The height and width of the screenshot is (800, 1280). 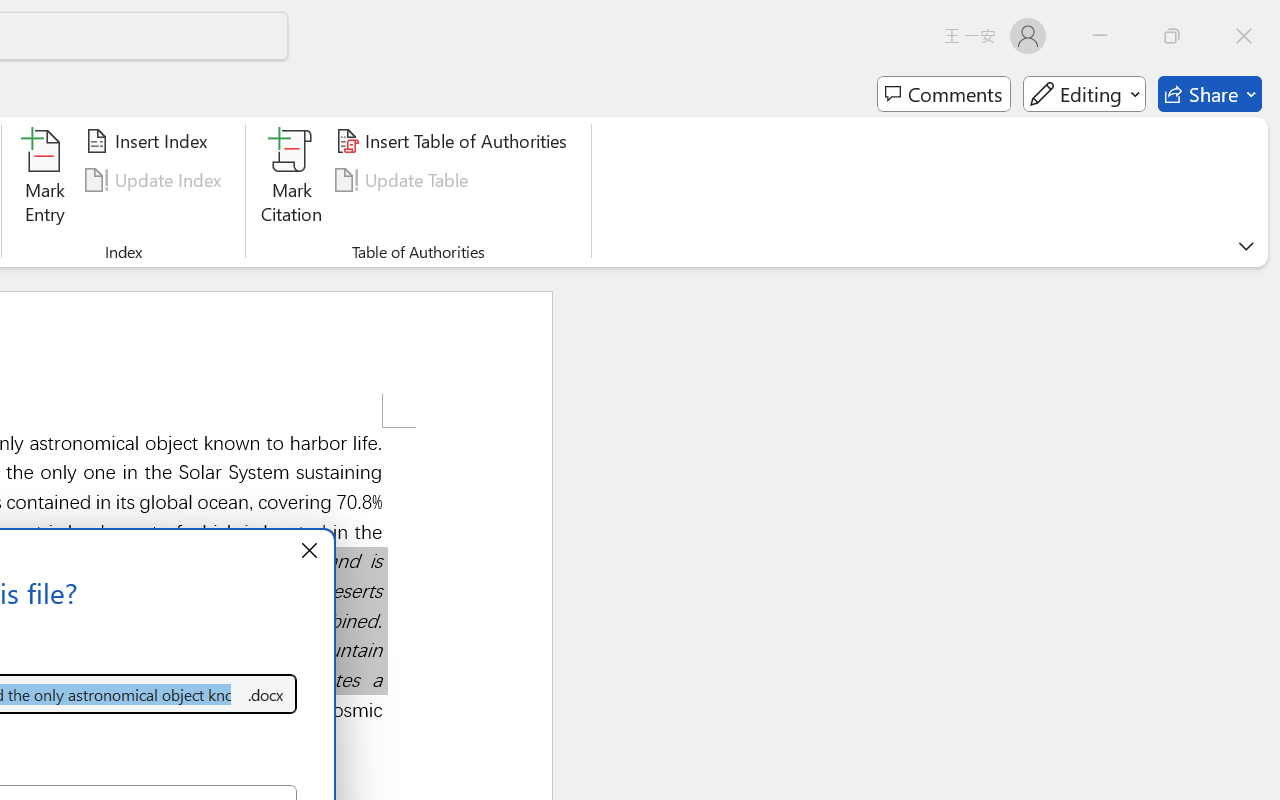 I want to click on 'Update Index', so click(x=155, y=179).